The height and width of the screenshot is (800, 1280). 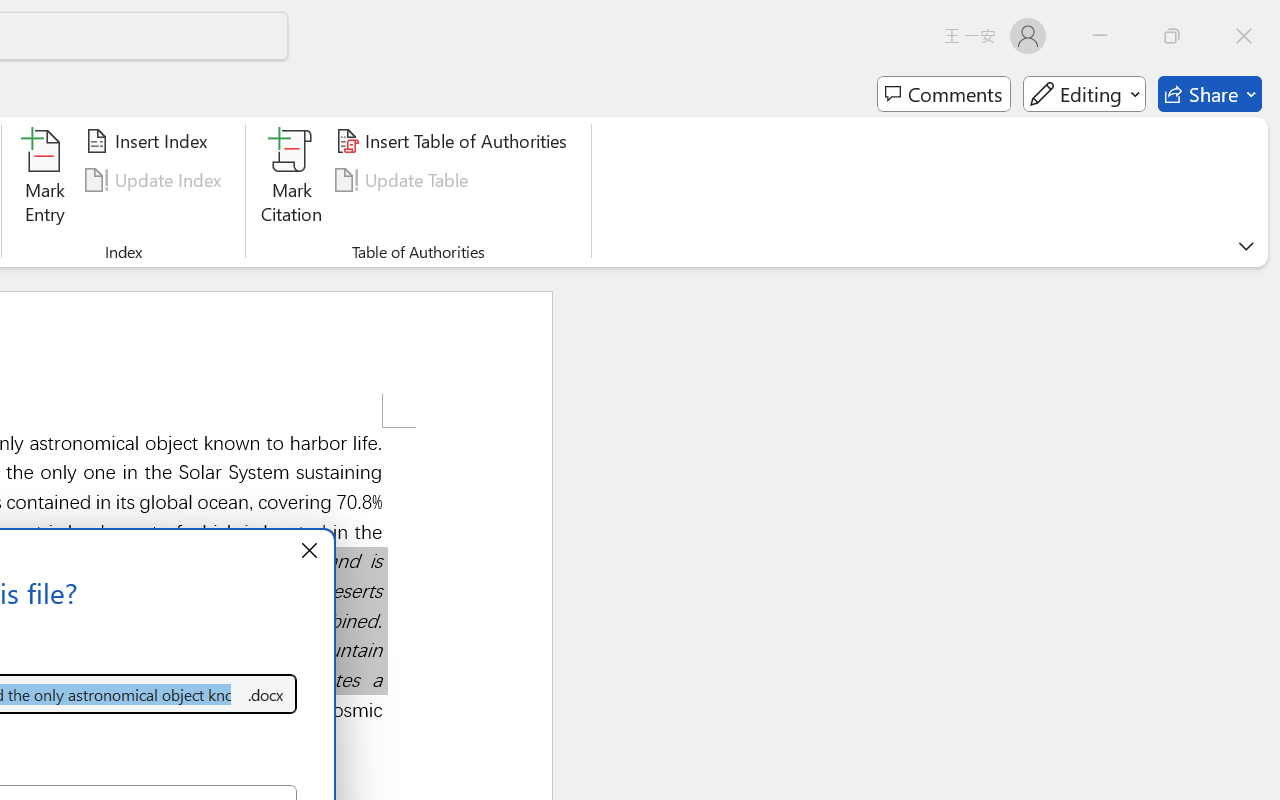 I want to click on 'Update Index', so click(x=155, y=179).